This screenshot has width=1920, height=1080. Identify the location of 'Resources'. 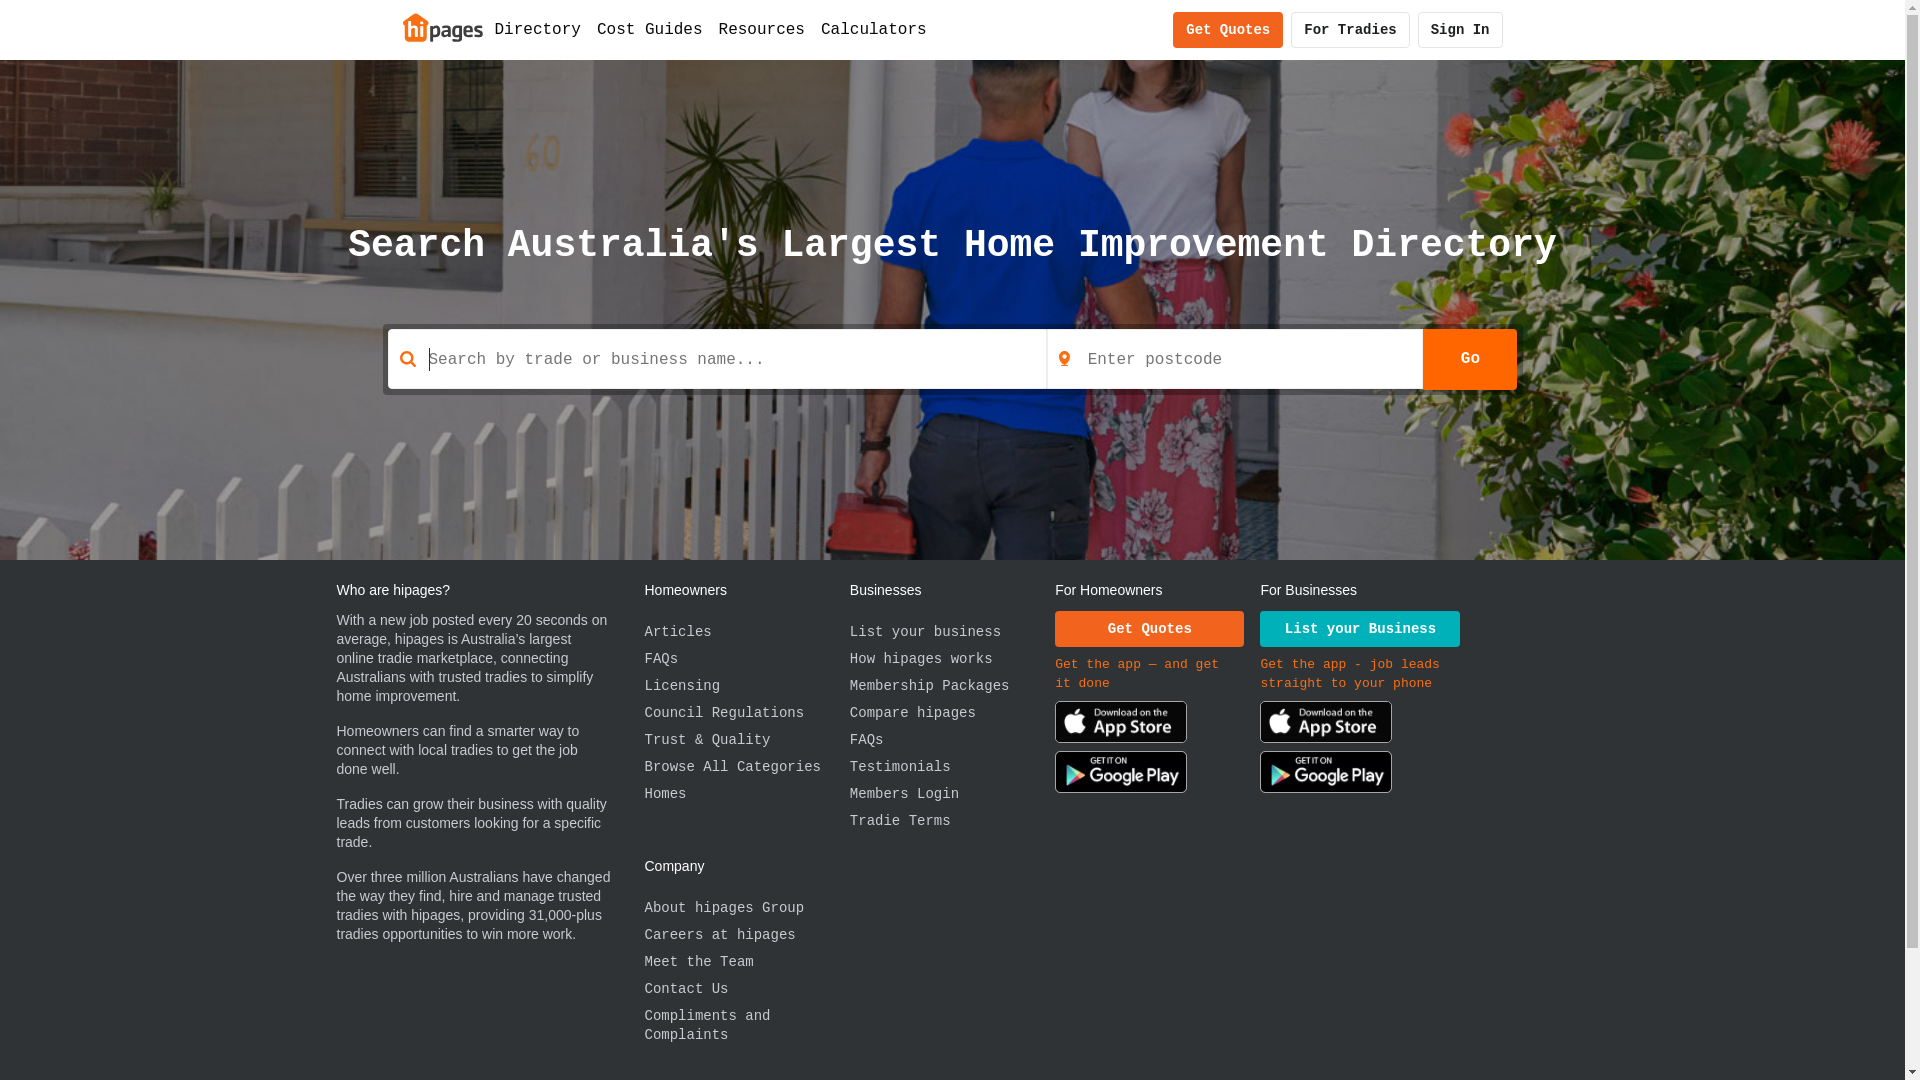
(761, 30).